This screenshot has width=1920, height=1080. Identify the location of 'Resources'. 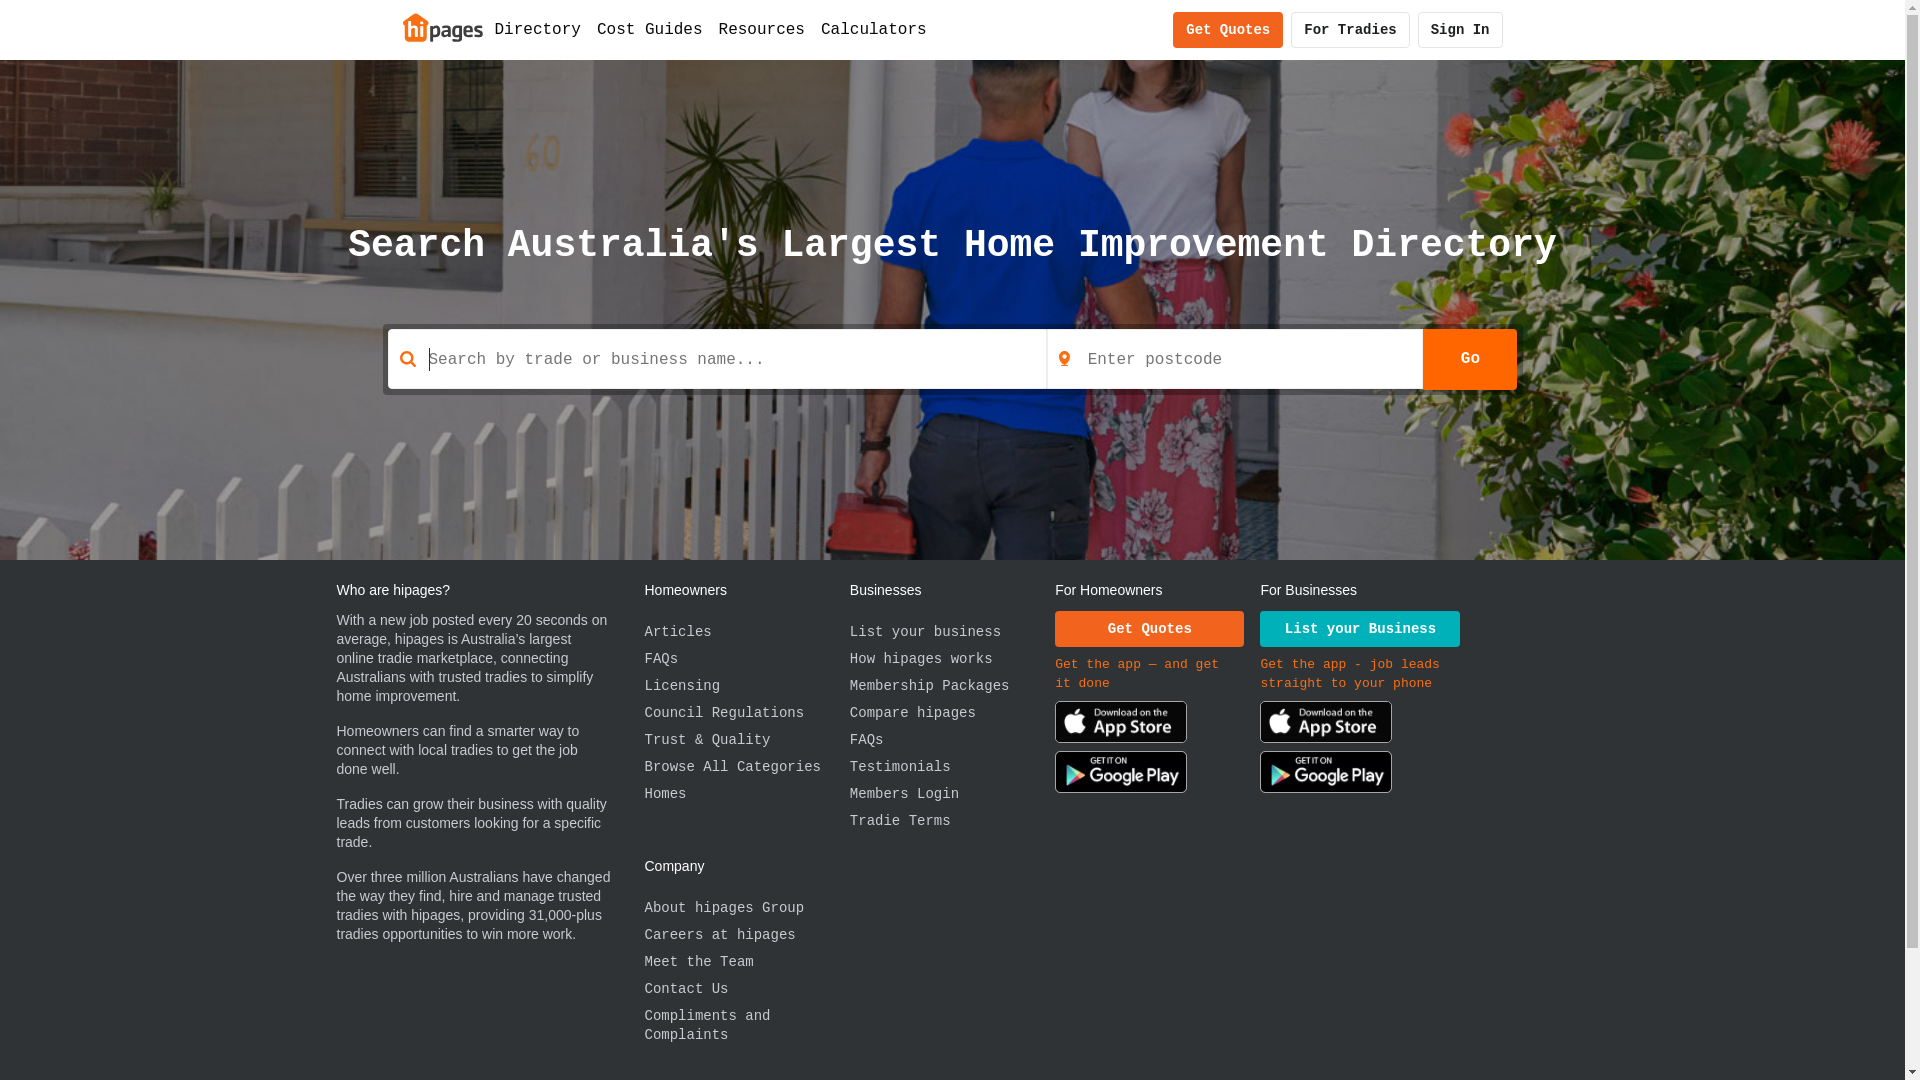
(761, 30).